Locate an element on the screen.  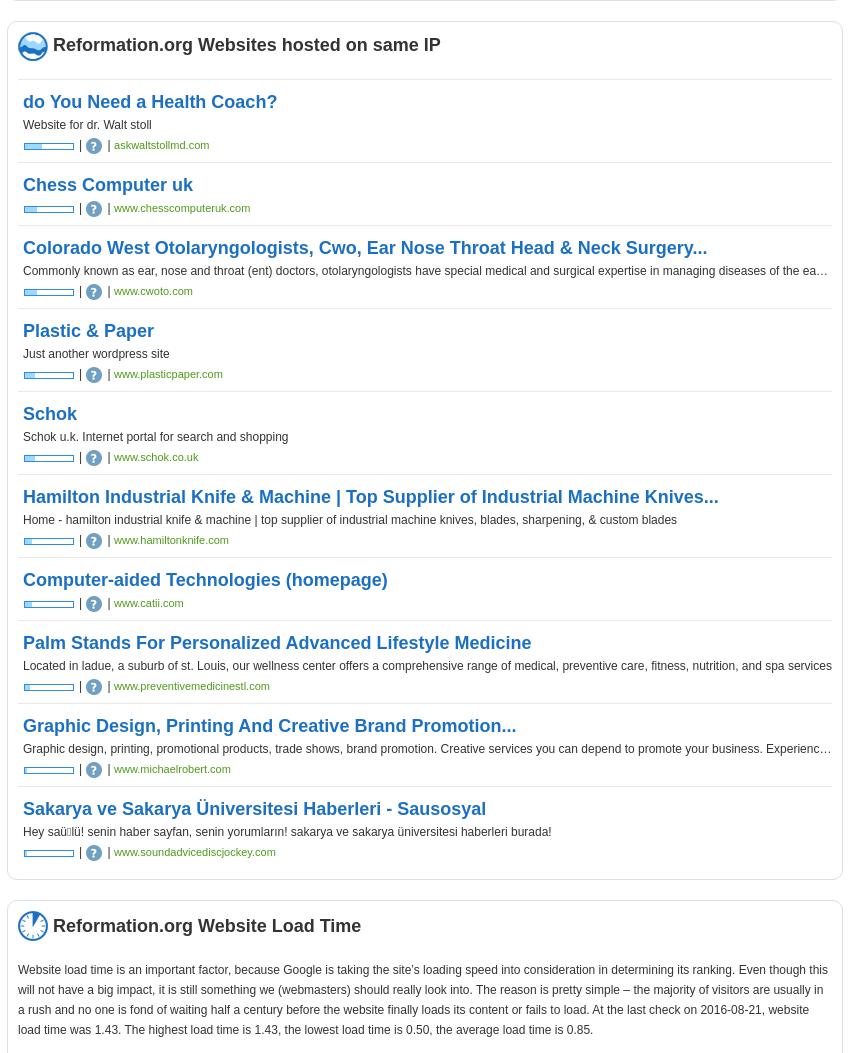
'www.michaelrobert.com' is located at coordinates (112, 769).